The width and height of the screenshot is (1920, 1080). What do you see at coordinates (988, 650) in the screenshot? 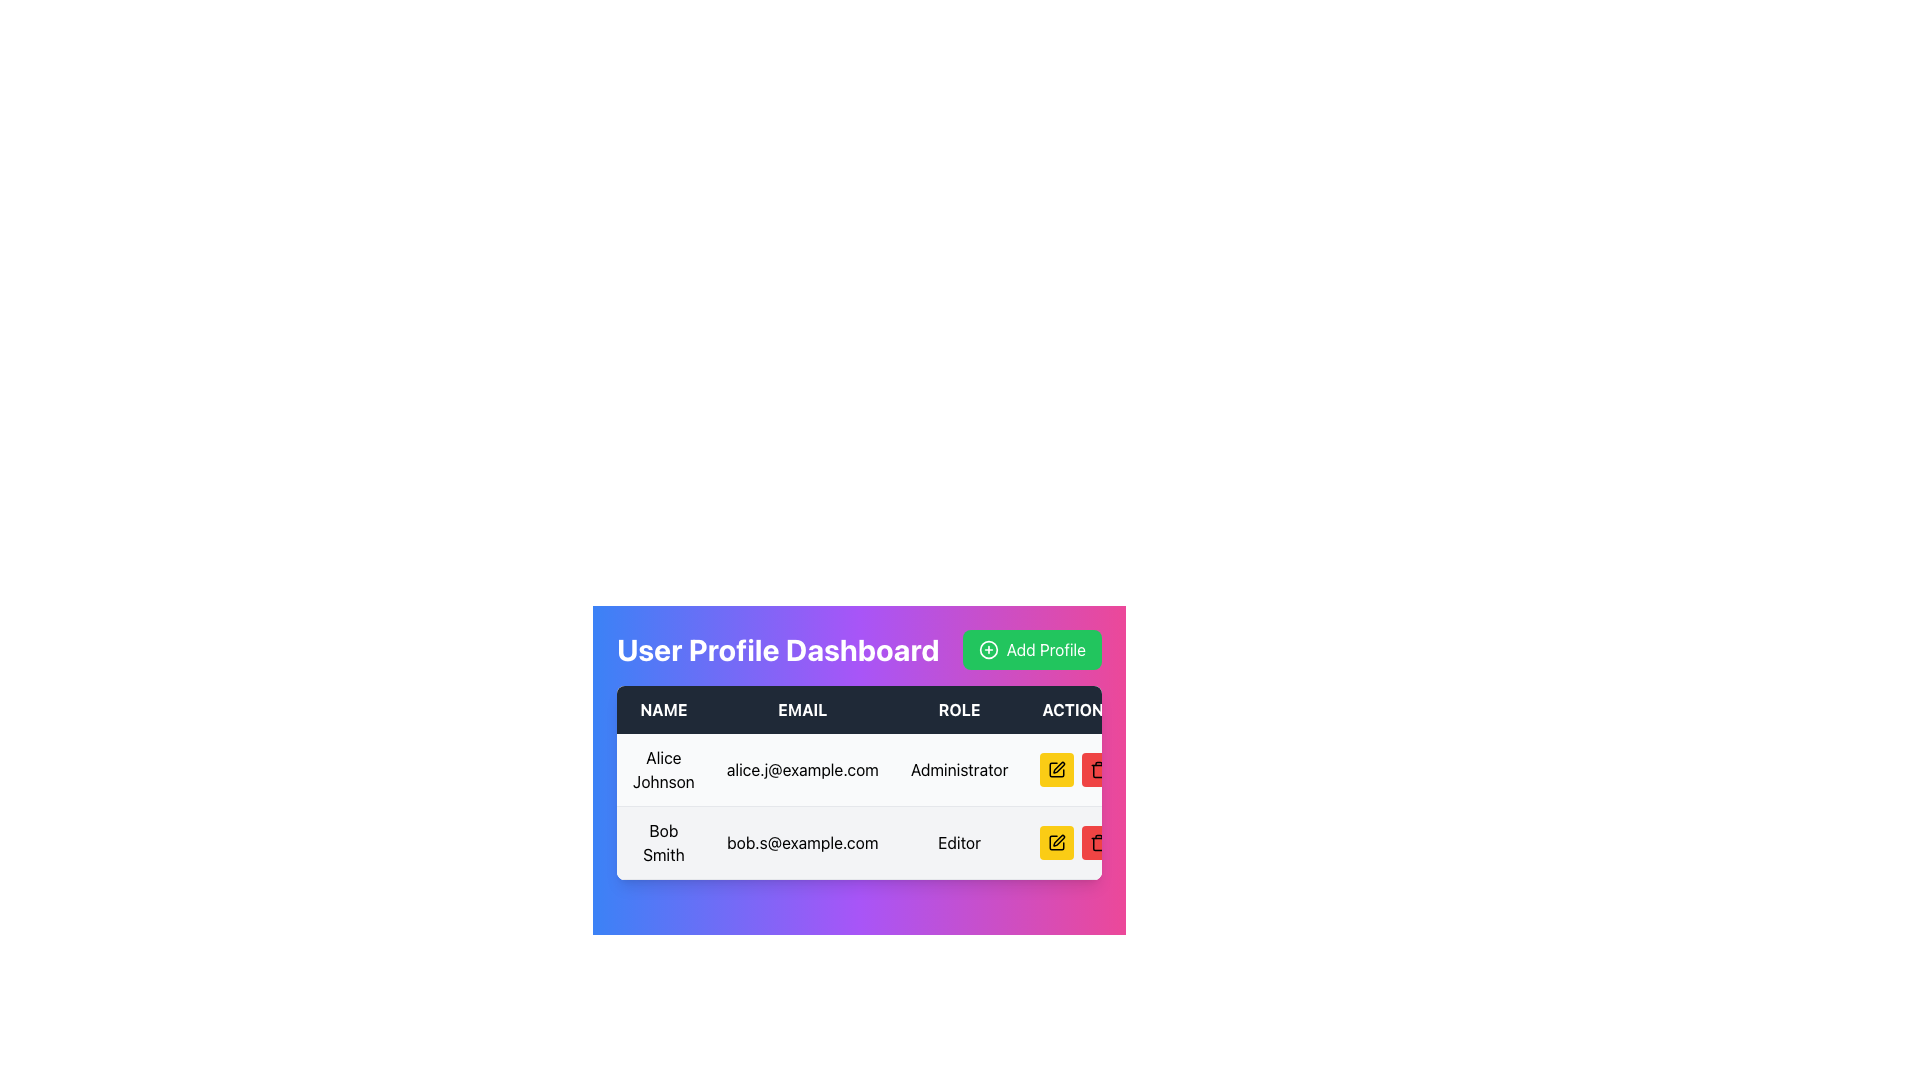
I see `the 'Add Profile' button located at the top right of the user interface` at bounding box center [988, 650].